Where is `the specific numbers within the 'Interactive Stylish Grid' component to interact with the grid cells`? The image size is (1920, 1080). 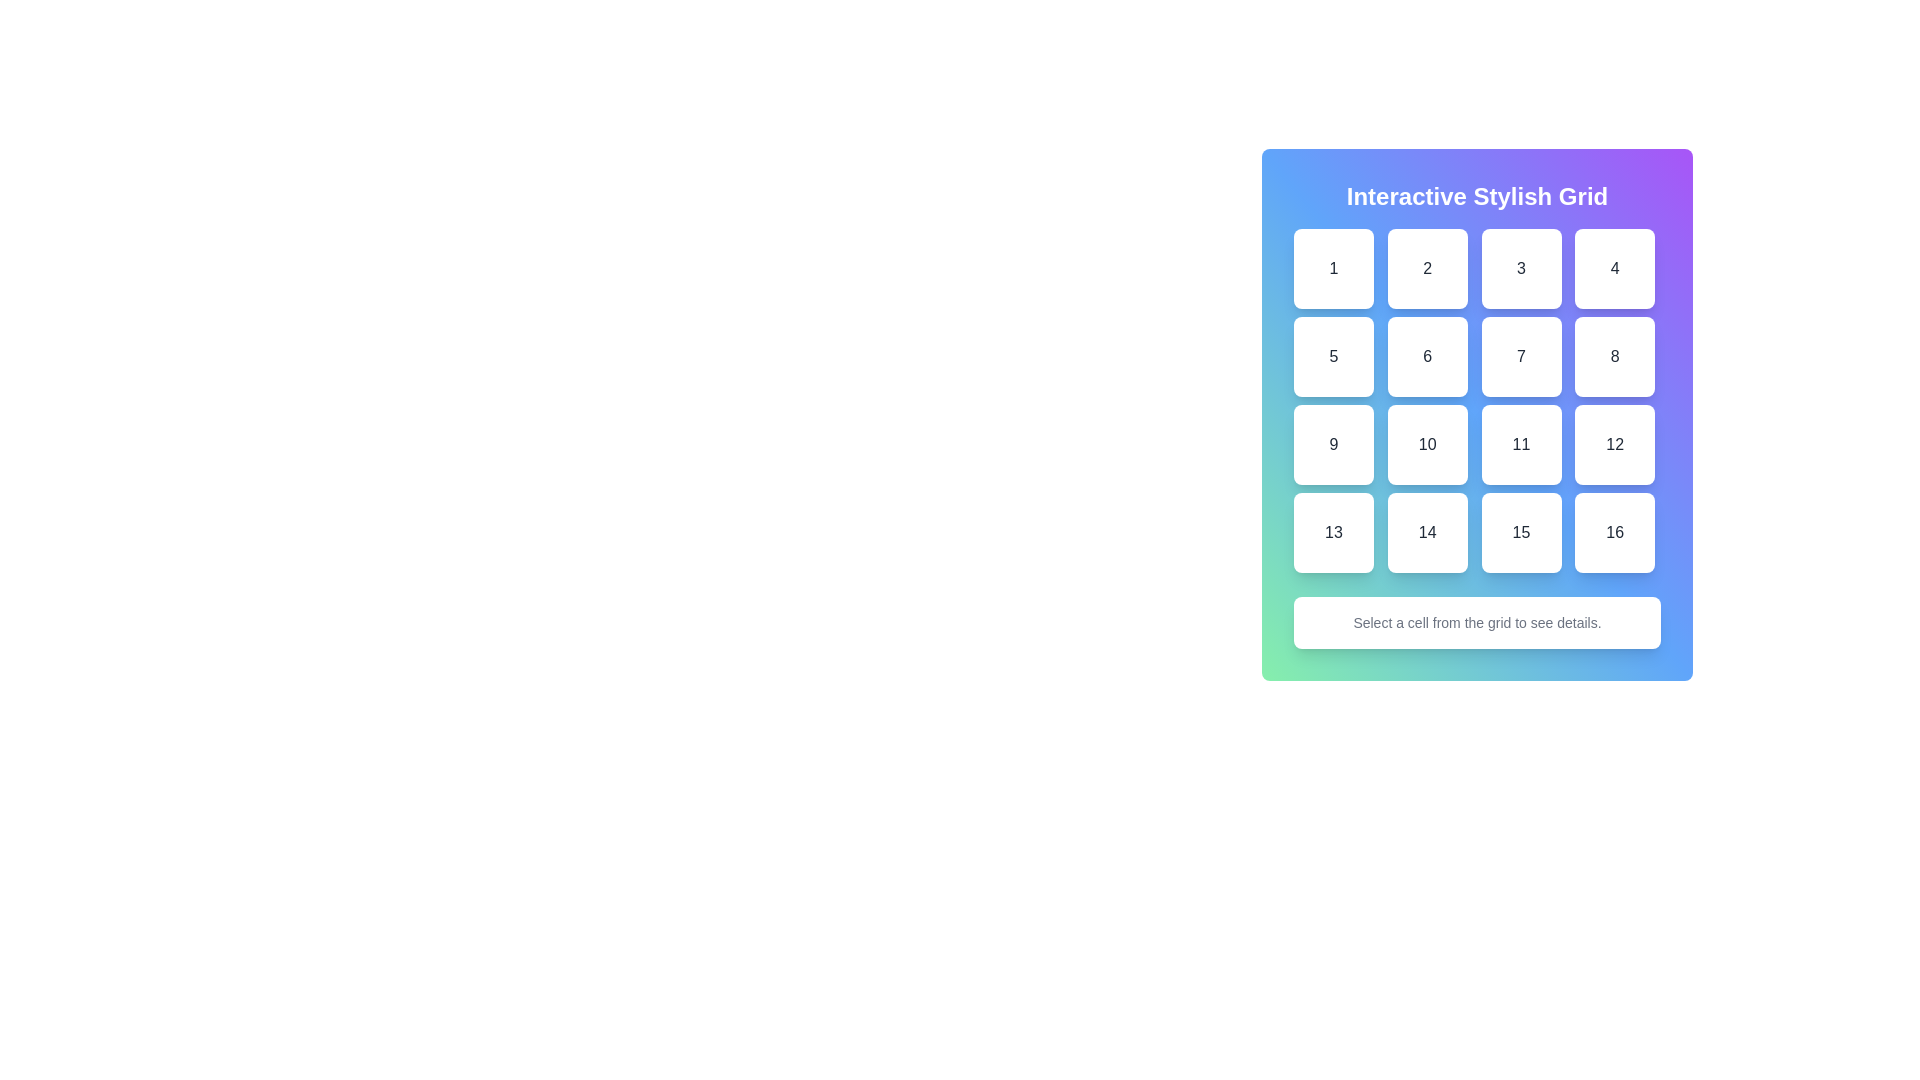
the specific numbers within the 'Interactive Stylish Grid' component to interact with the grid cells is located at coordinates (1477, 414).